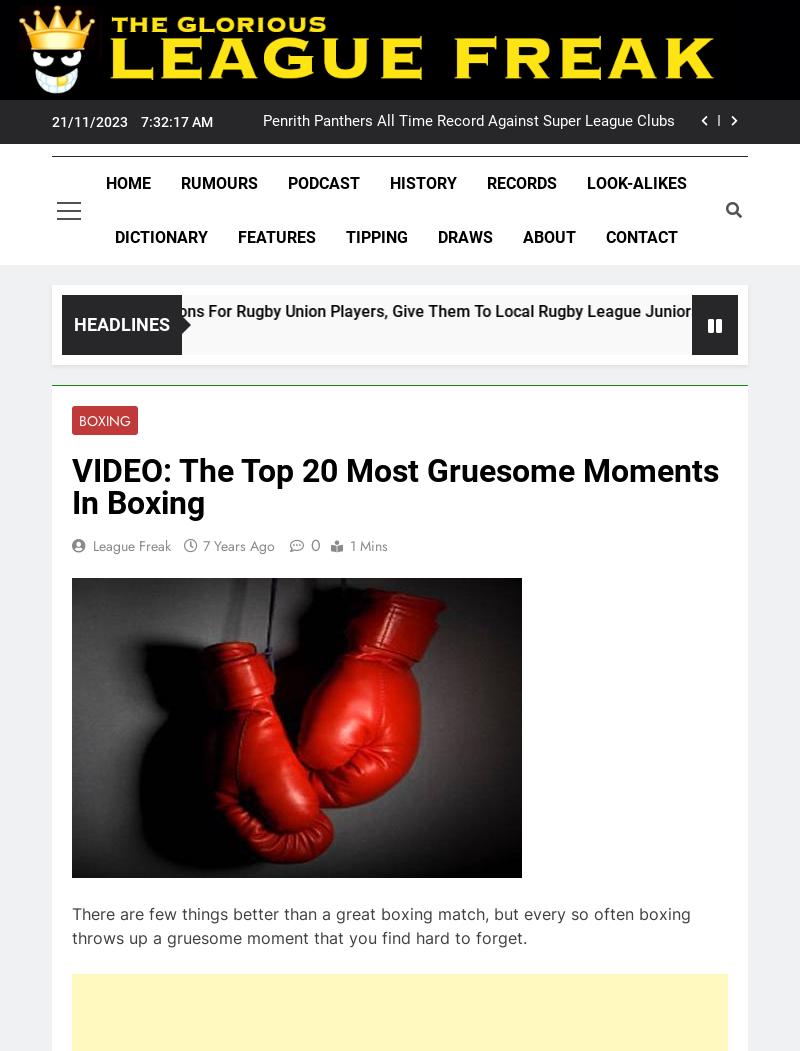 The height and width of the screenshot is (1051, 800). I want to click on 'St George/Illawarra Dragons', so click(191, 791).